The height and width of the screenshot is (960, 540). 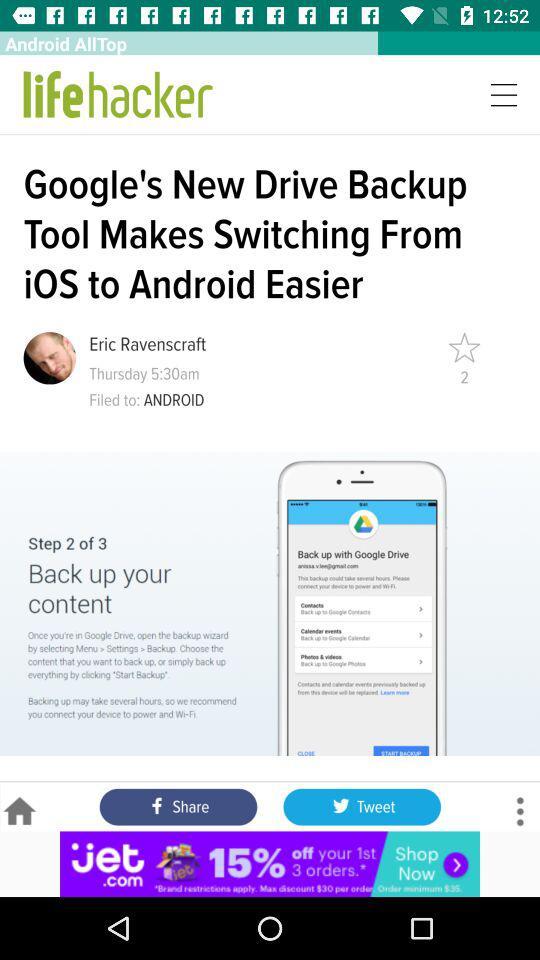 I want to click on open settings, so click(x=520, y=811).